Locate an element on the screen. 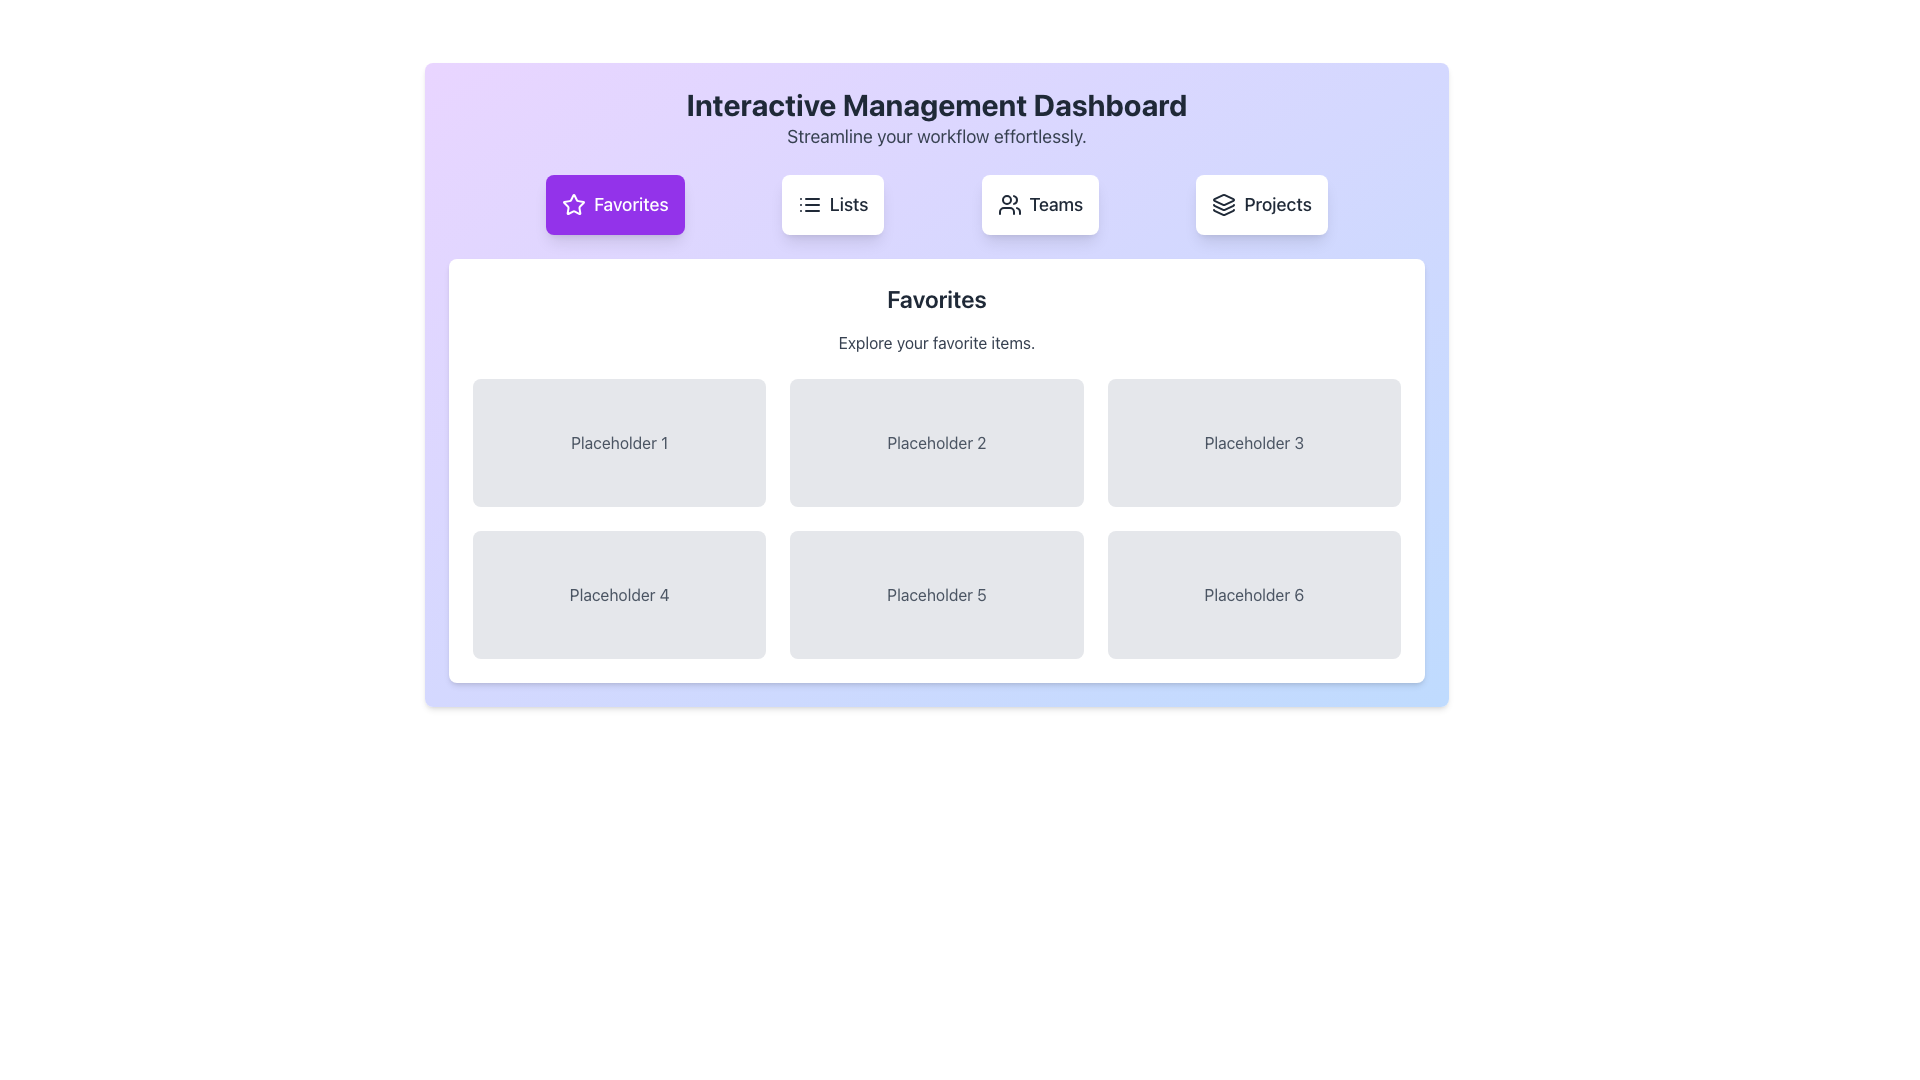  the text label displaying 'Placeholder 2' in a gray font, located in the second placeholder box of the grid is located at coordinates (935, 442).